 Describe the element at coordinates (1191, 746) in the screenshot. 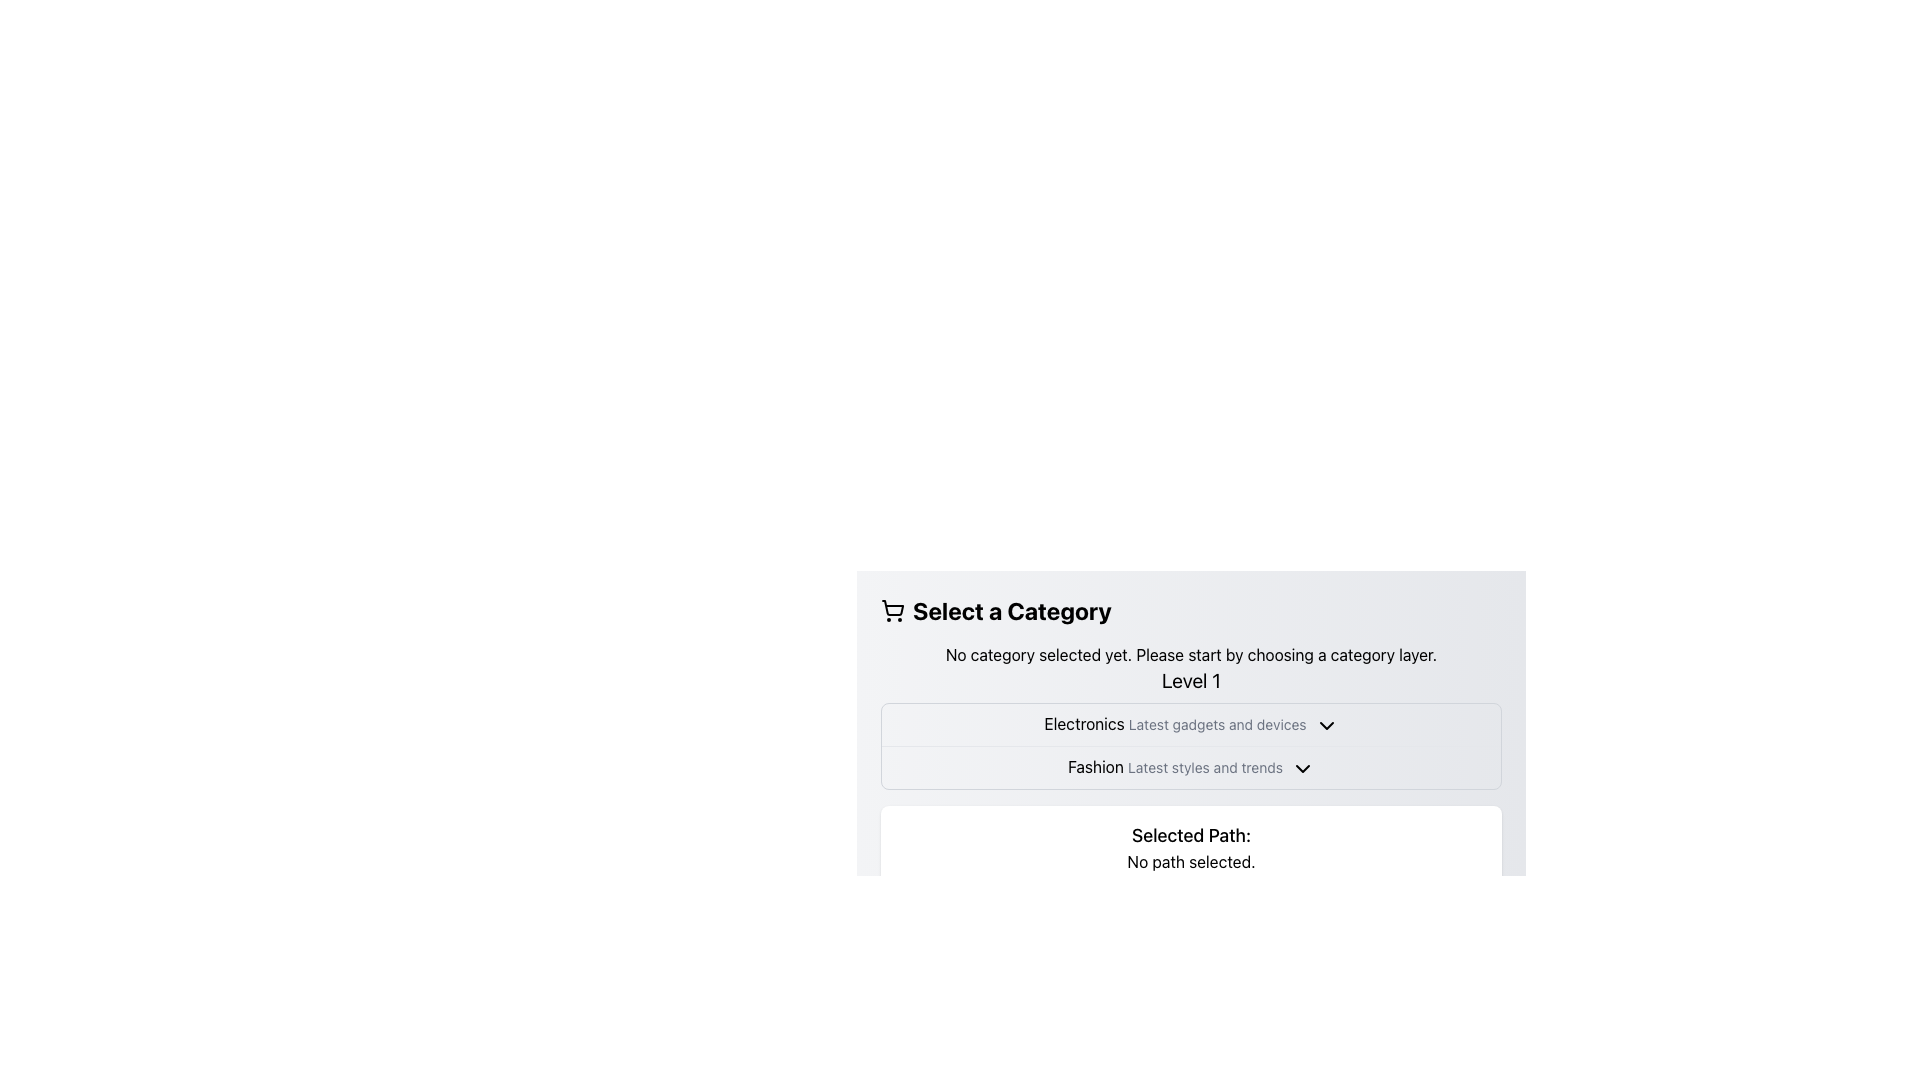

I see `the Category list element that contains the rows for 'Electronics' and 'Fashion'` at that location.